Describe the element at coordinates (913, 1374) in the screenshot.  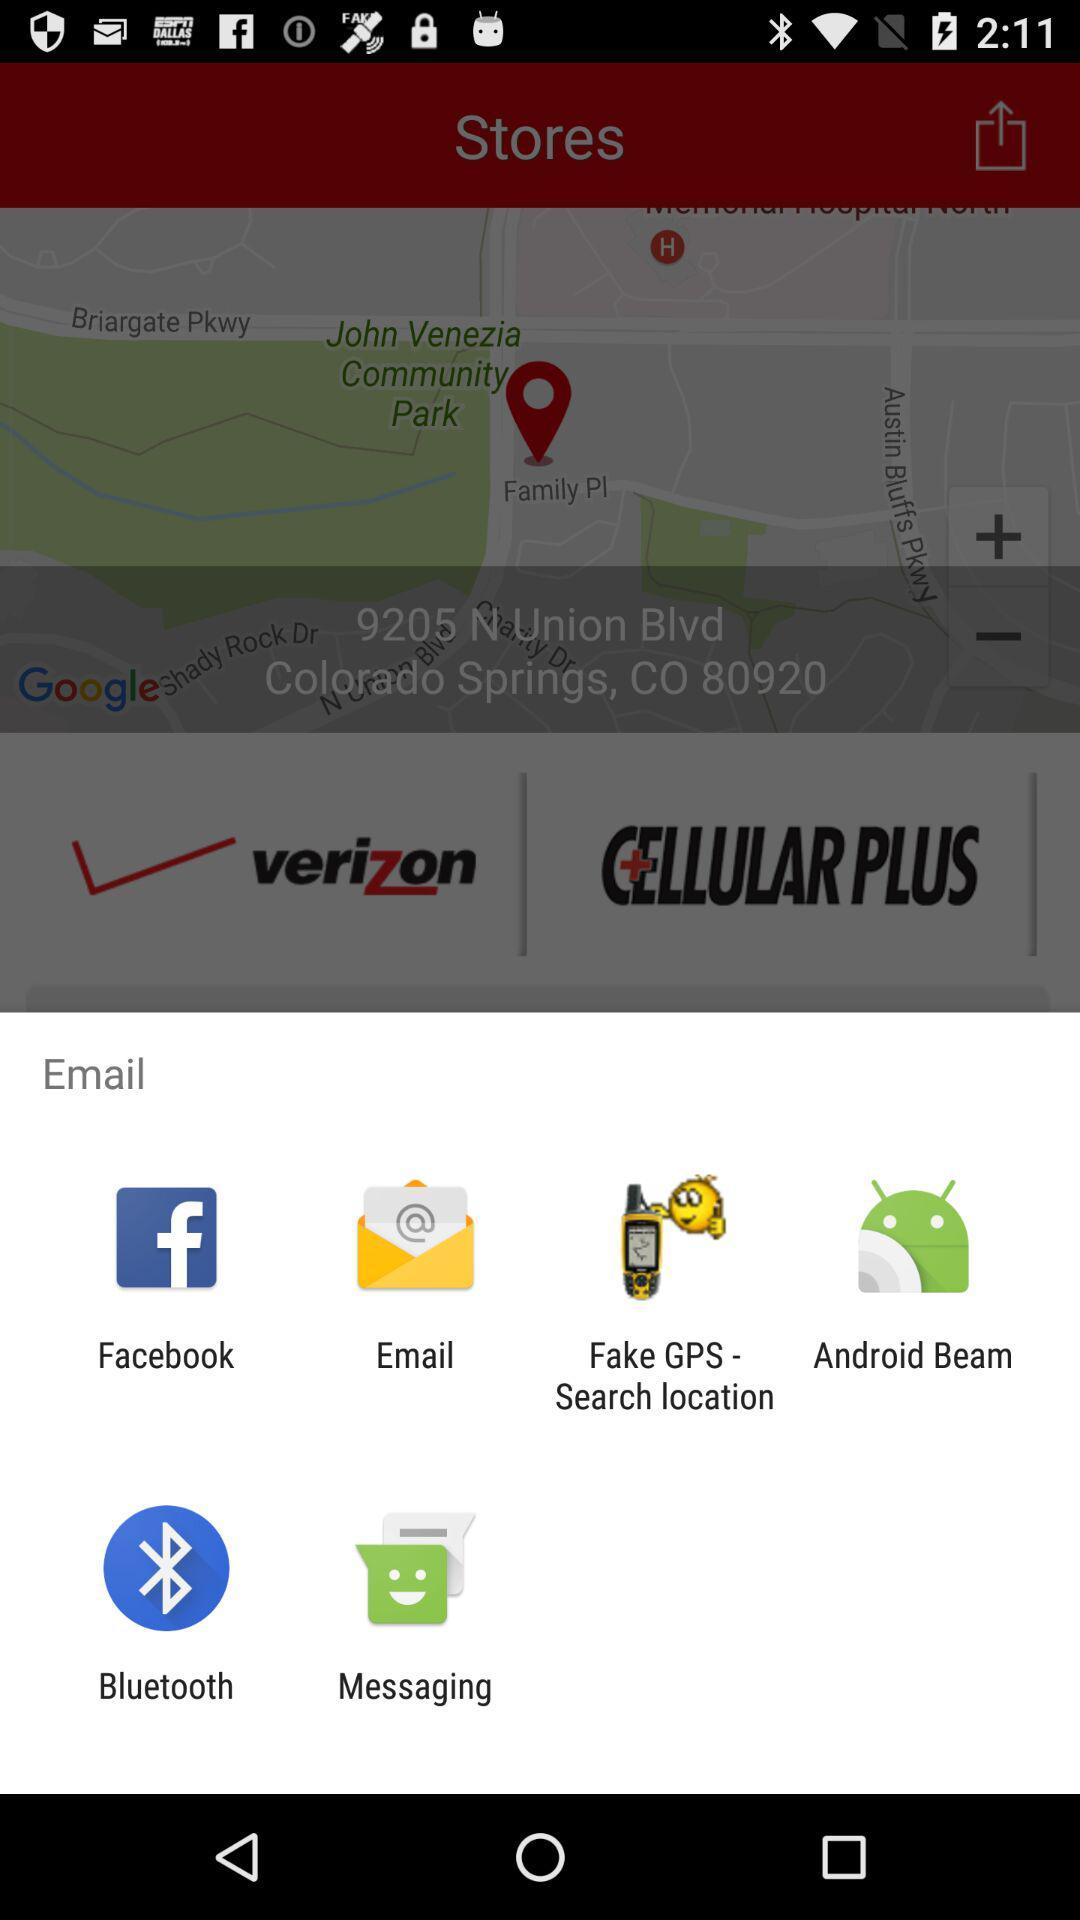
I see `icon at the bottom right corner` at that location.